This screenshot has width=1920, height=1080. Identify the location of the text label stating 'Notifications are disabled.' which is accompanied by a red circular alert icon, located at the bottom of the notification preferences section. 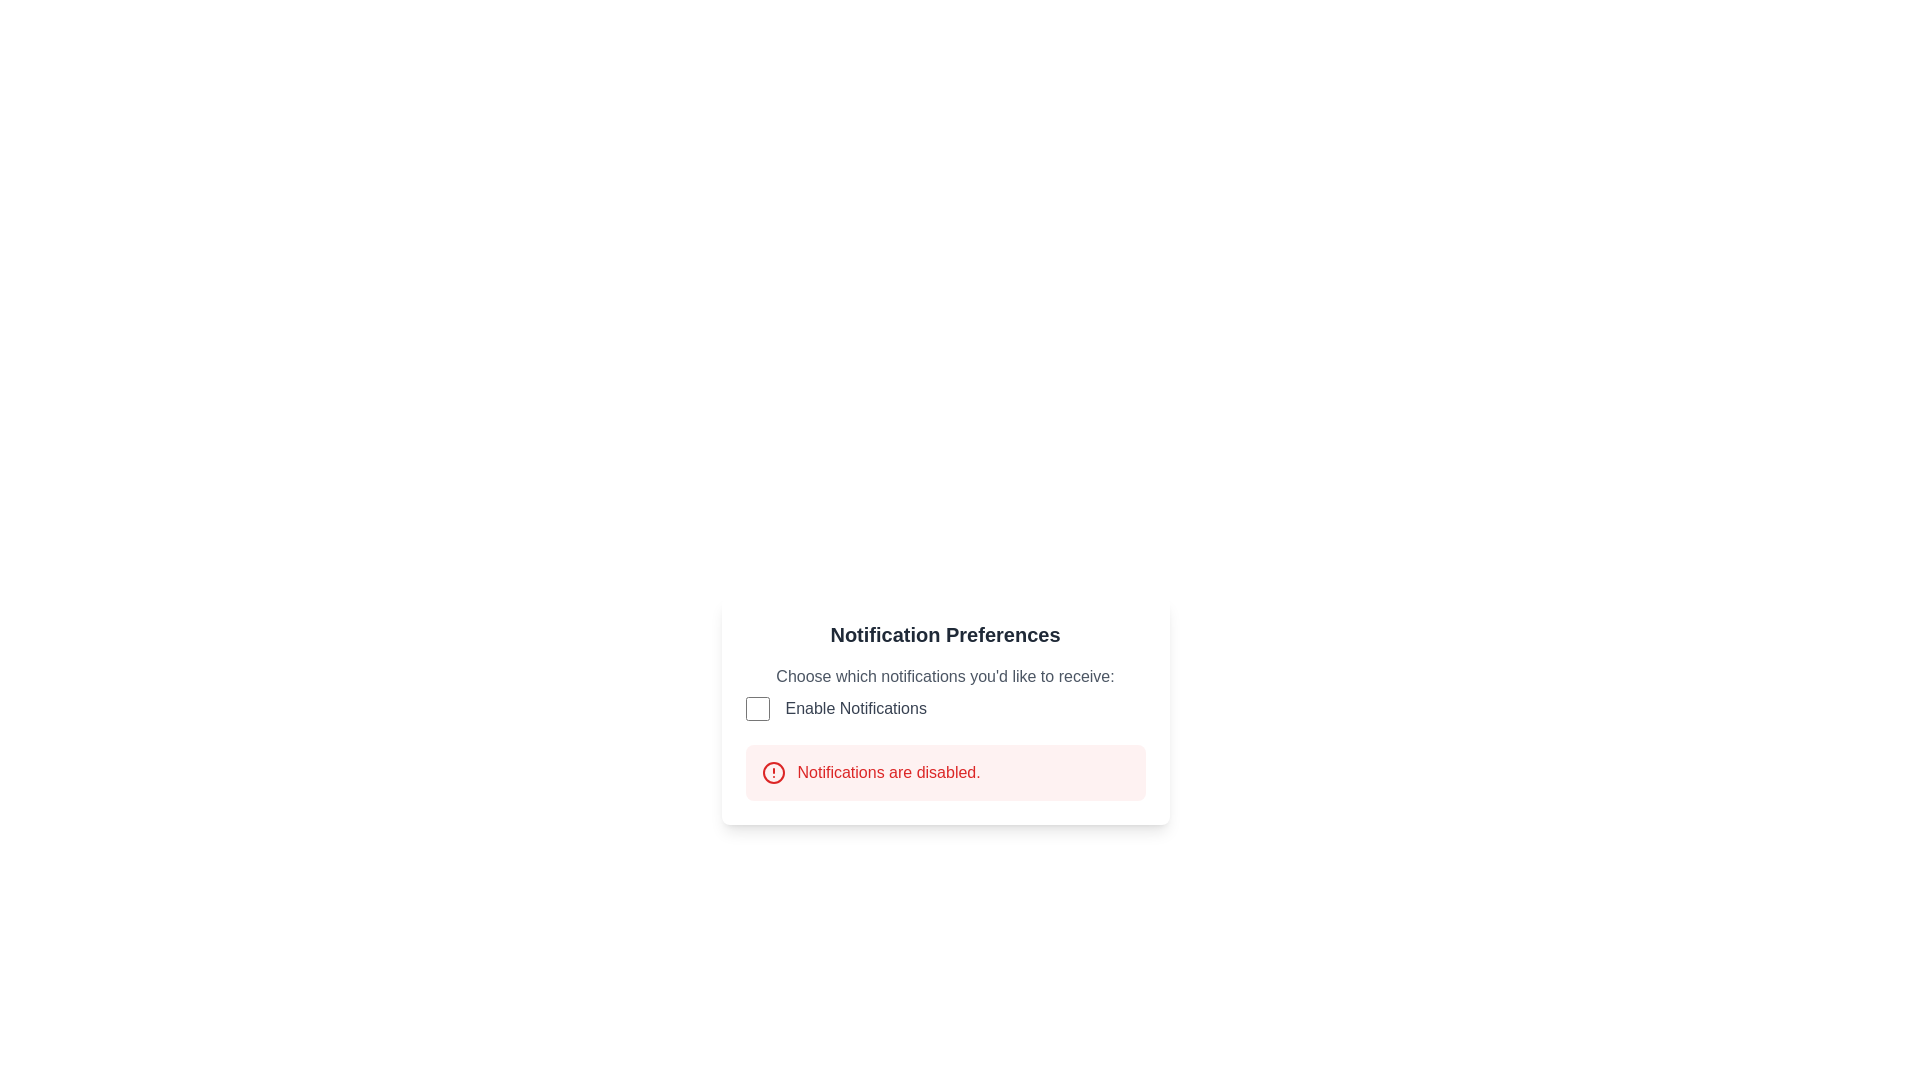
(944, 771).